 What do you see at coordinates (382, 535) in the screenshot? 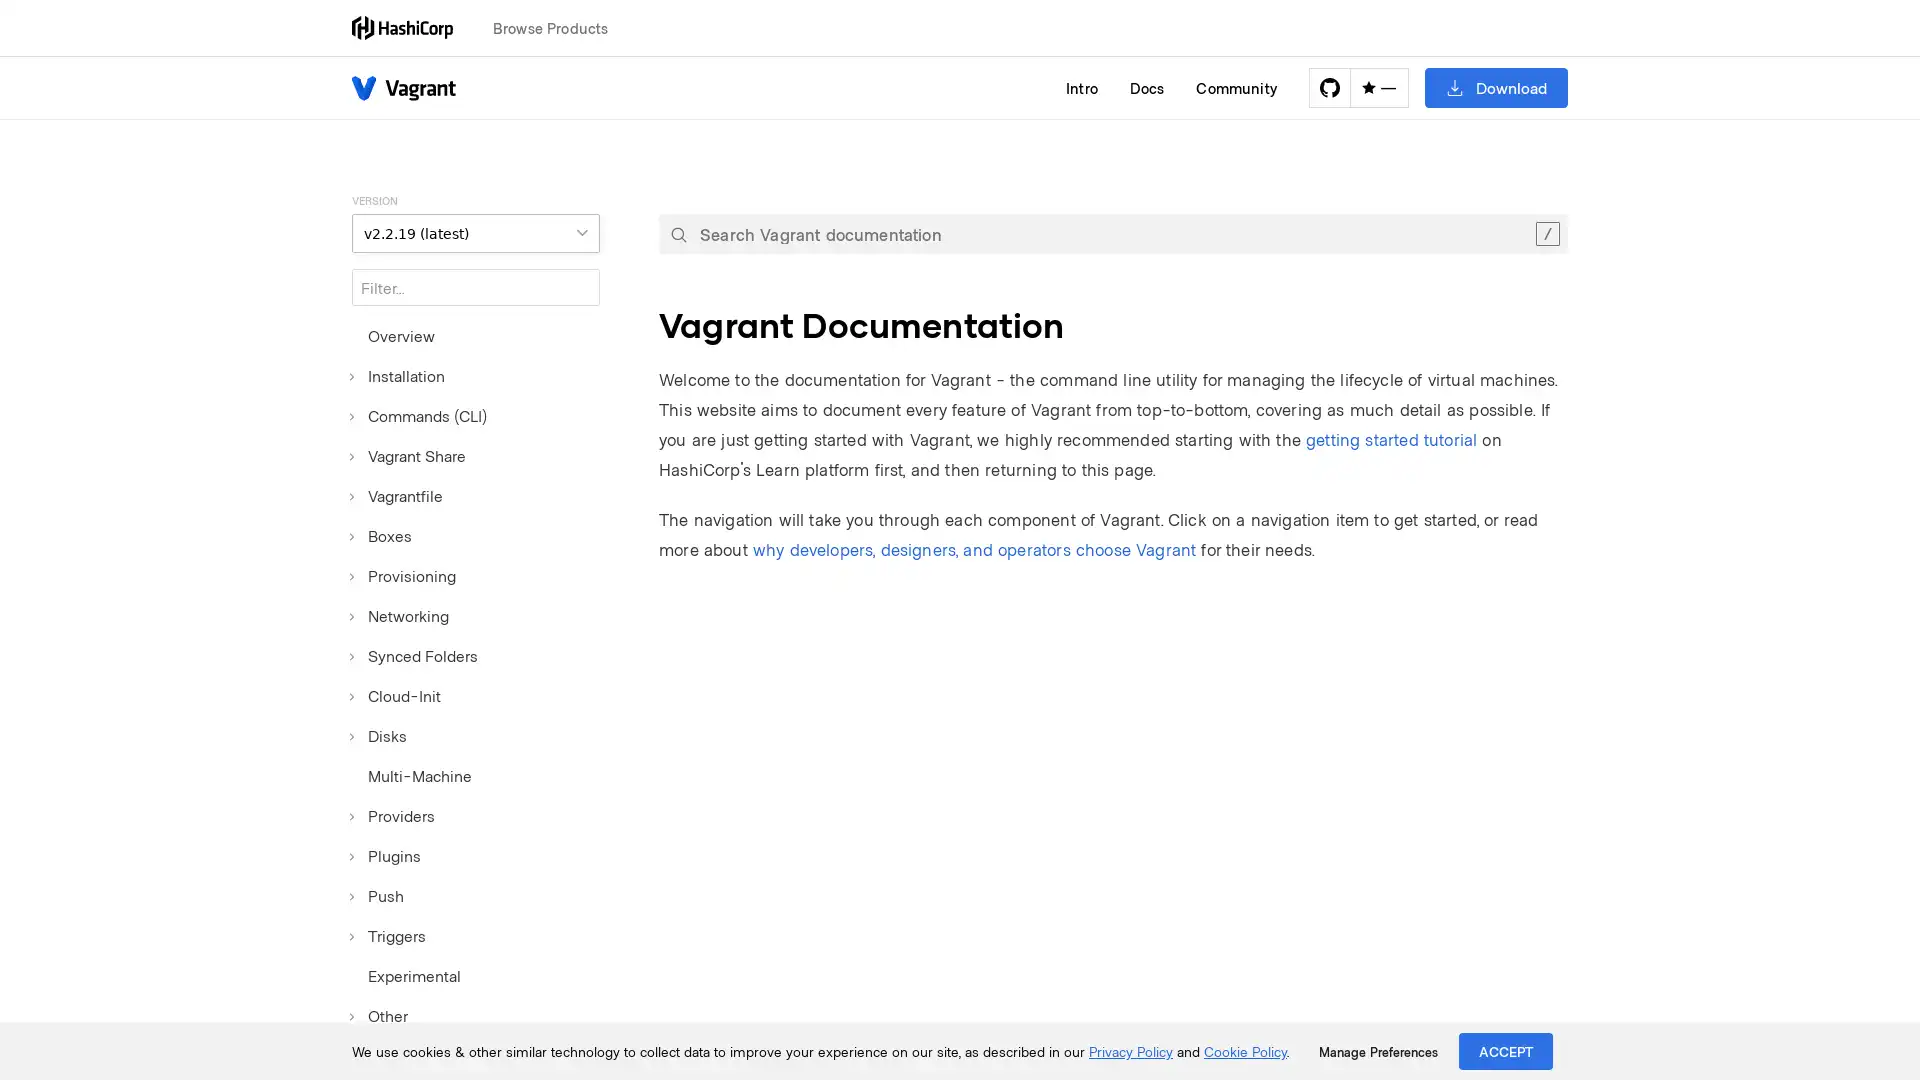
I see `Boxes` at bounding box center [382, 535].